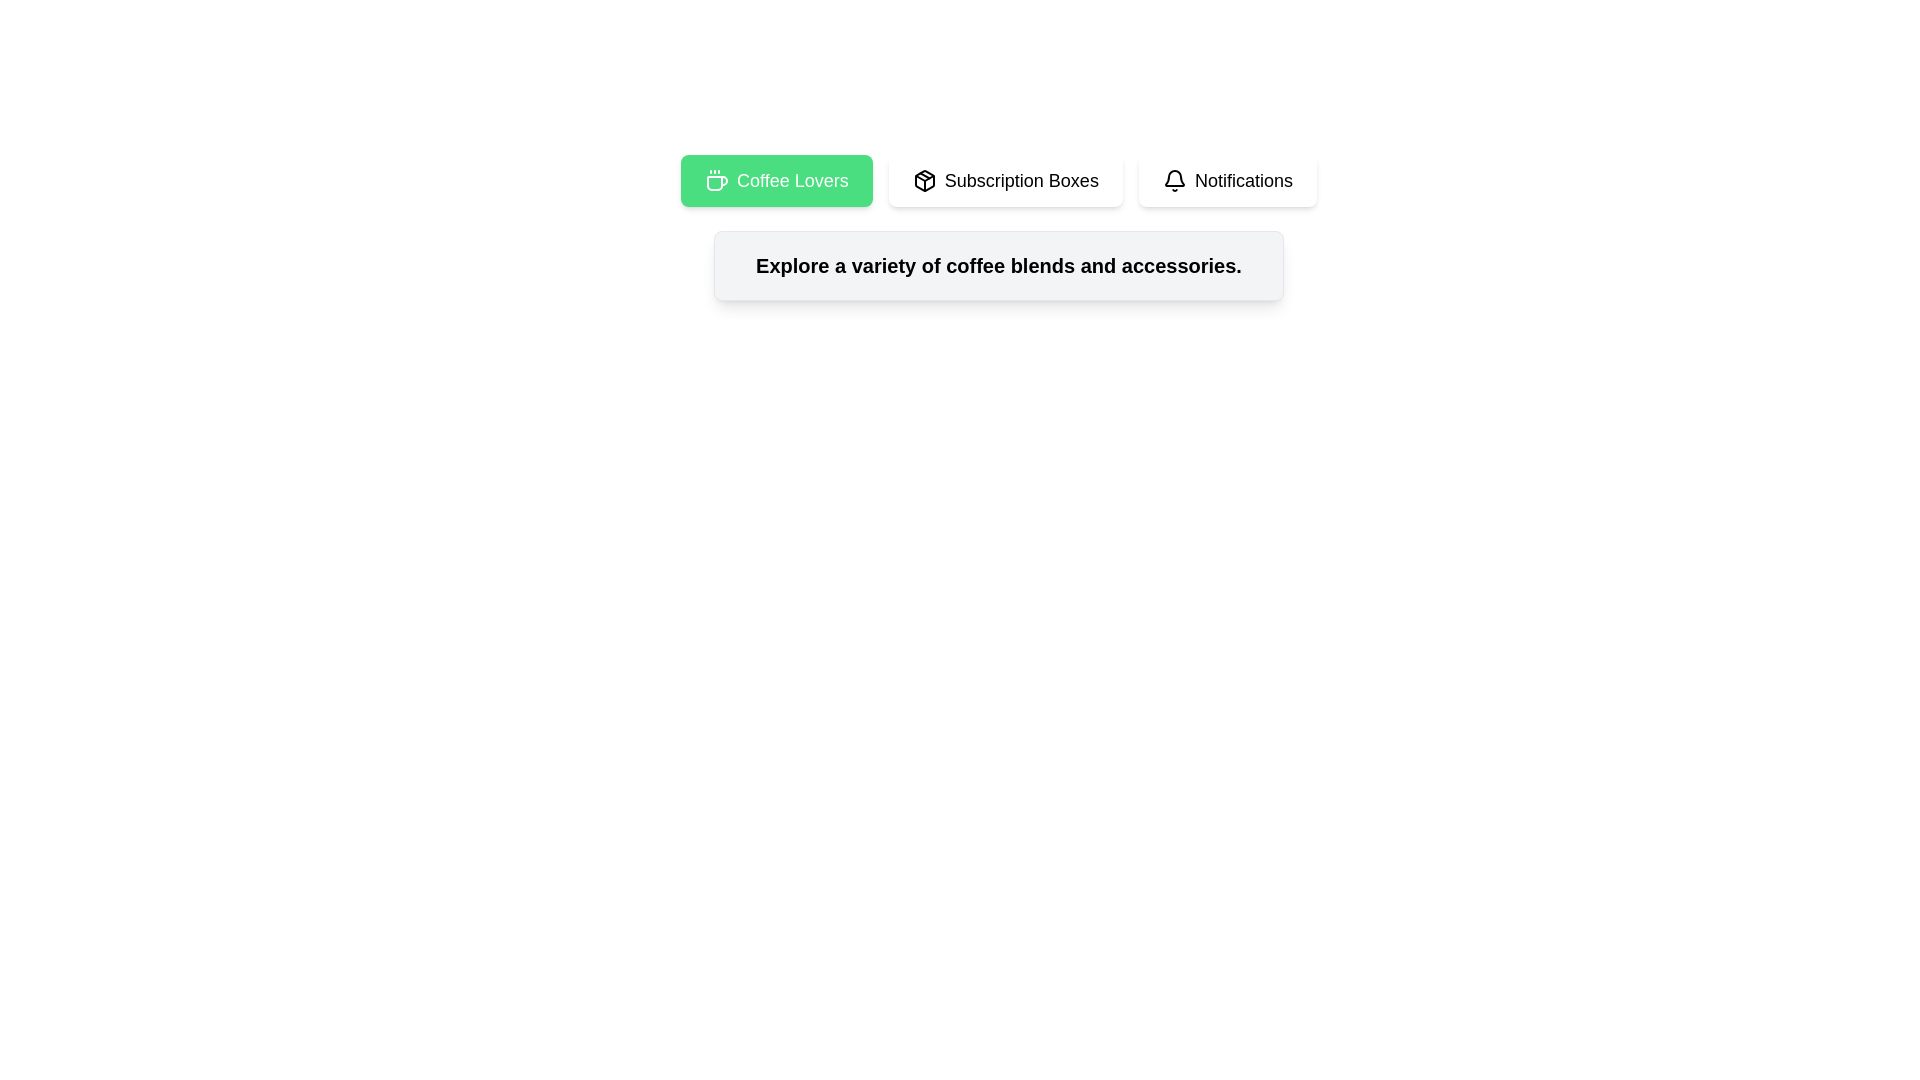 The height and width of the screenshot is (1080, 1920). What do you see at coordinates (998, 265) in the screenshot?
I see `the central text element that describes the purpose or offerings of the interface section, which is located within a bordered and shadowed box with a gray background, below the navigation bar` at bounding box center [998, 265].